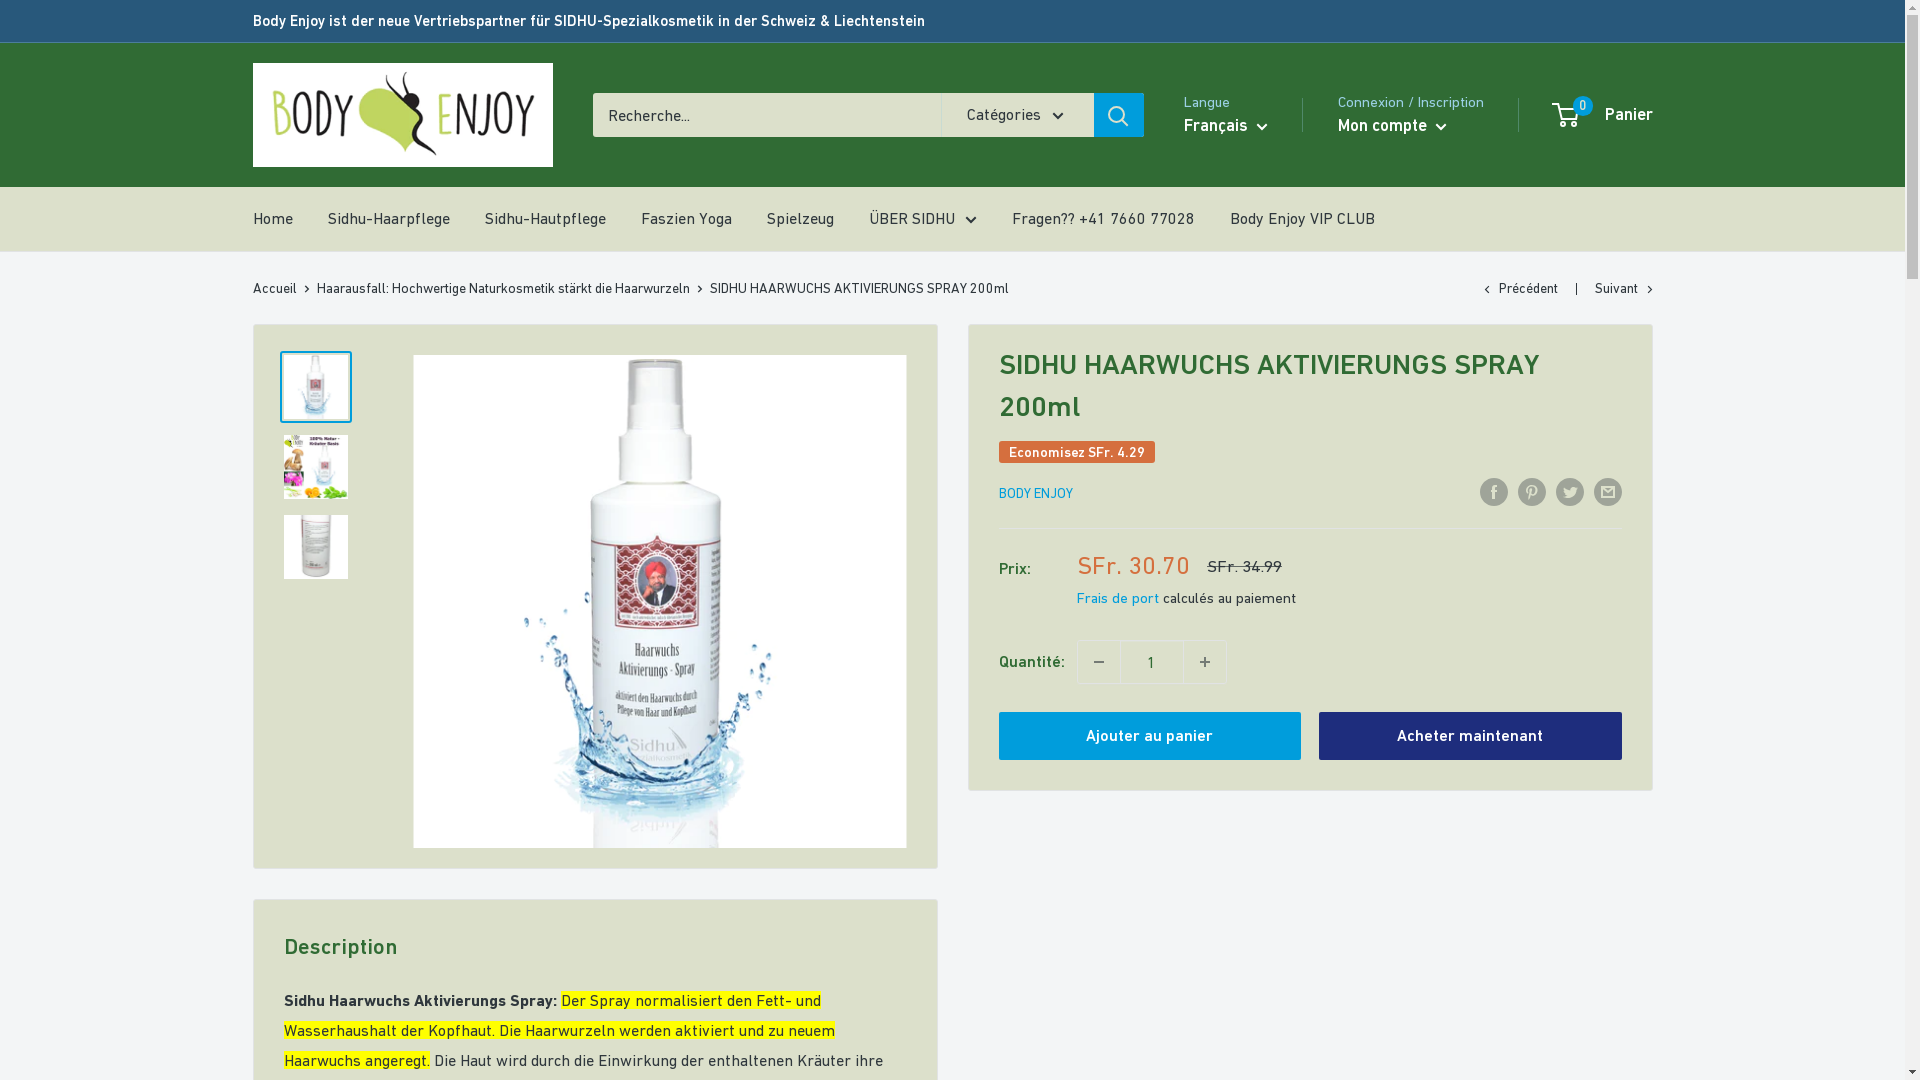  What do you see at coordinates (1102, 219) in the screenshot?
I see `'Fragen?? +41 7660 77028'` at bounding box center [1102, 219].